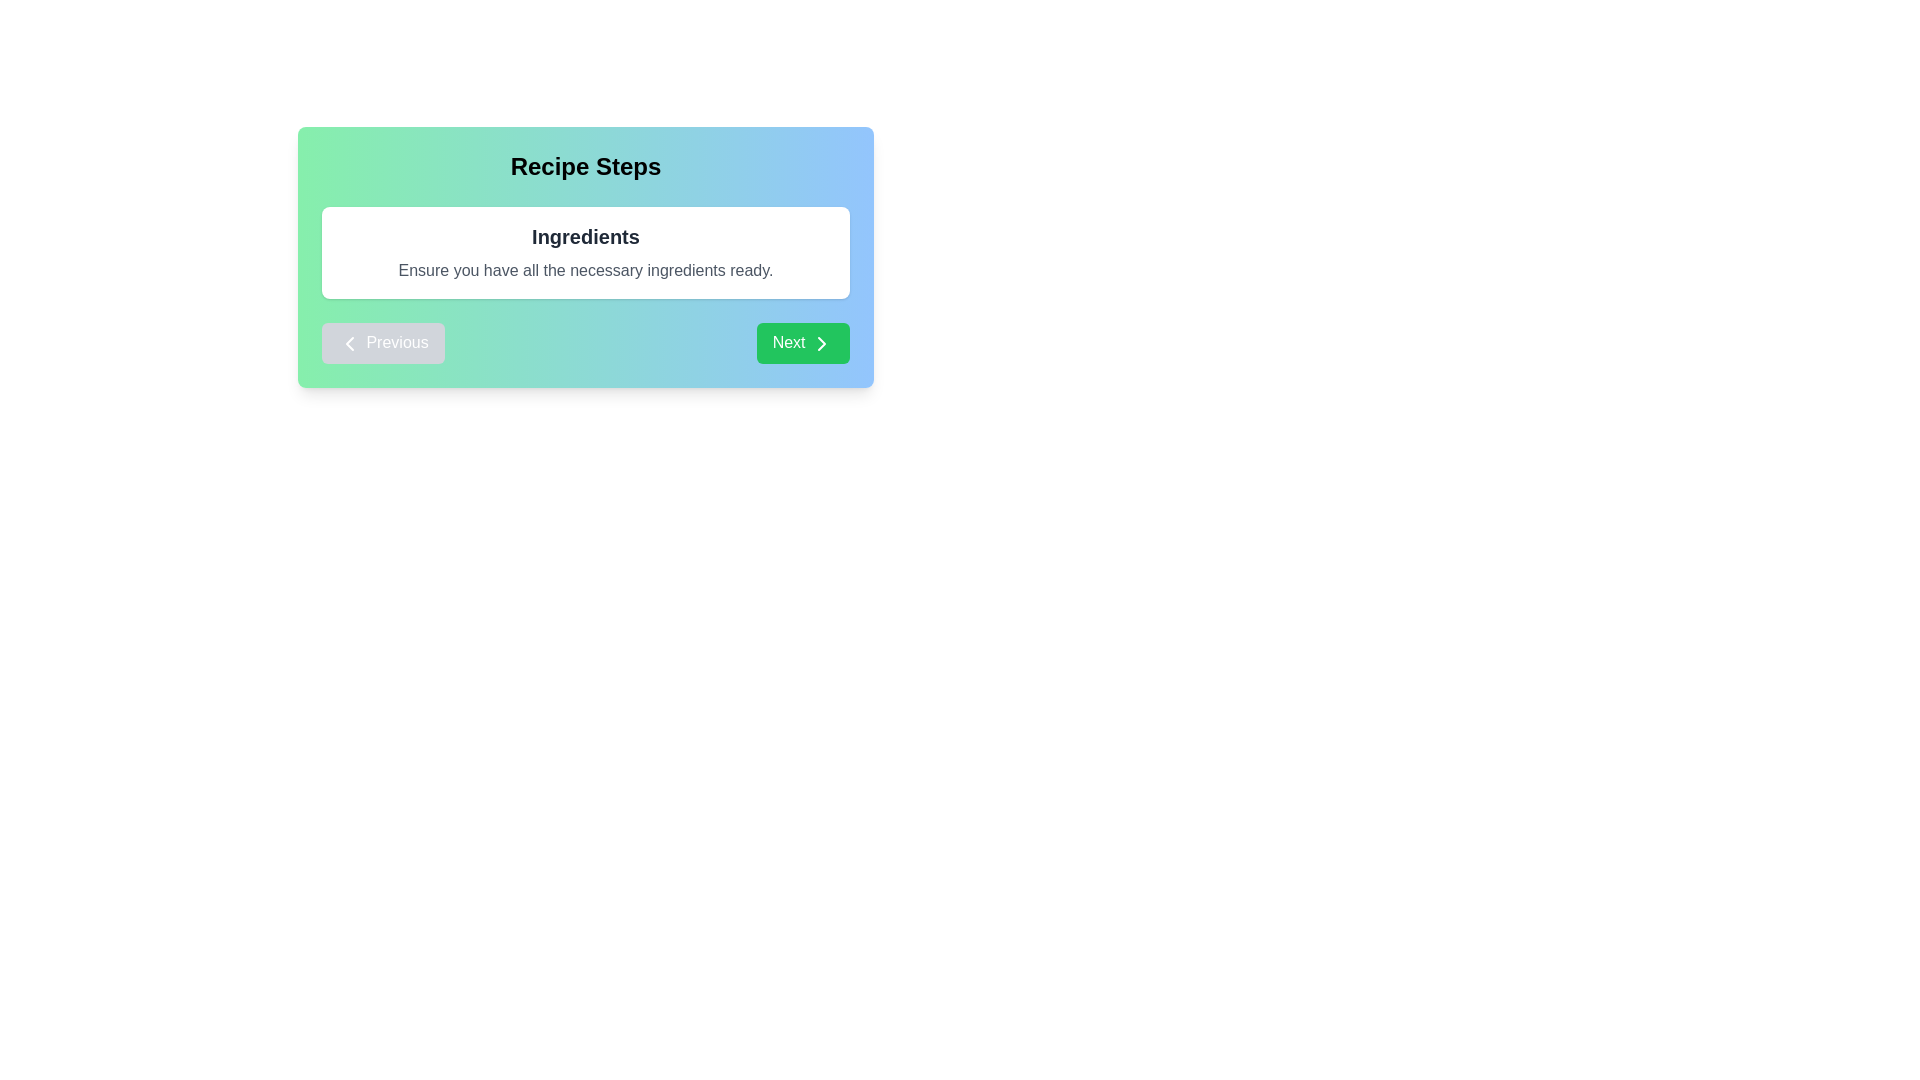  Describe the element at coordinates (584, 235) in the screenshot. I see `the 'Ingredients' header text label, which indicates the section of the interface focused on ingredients` at that location.